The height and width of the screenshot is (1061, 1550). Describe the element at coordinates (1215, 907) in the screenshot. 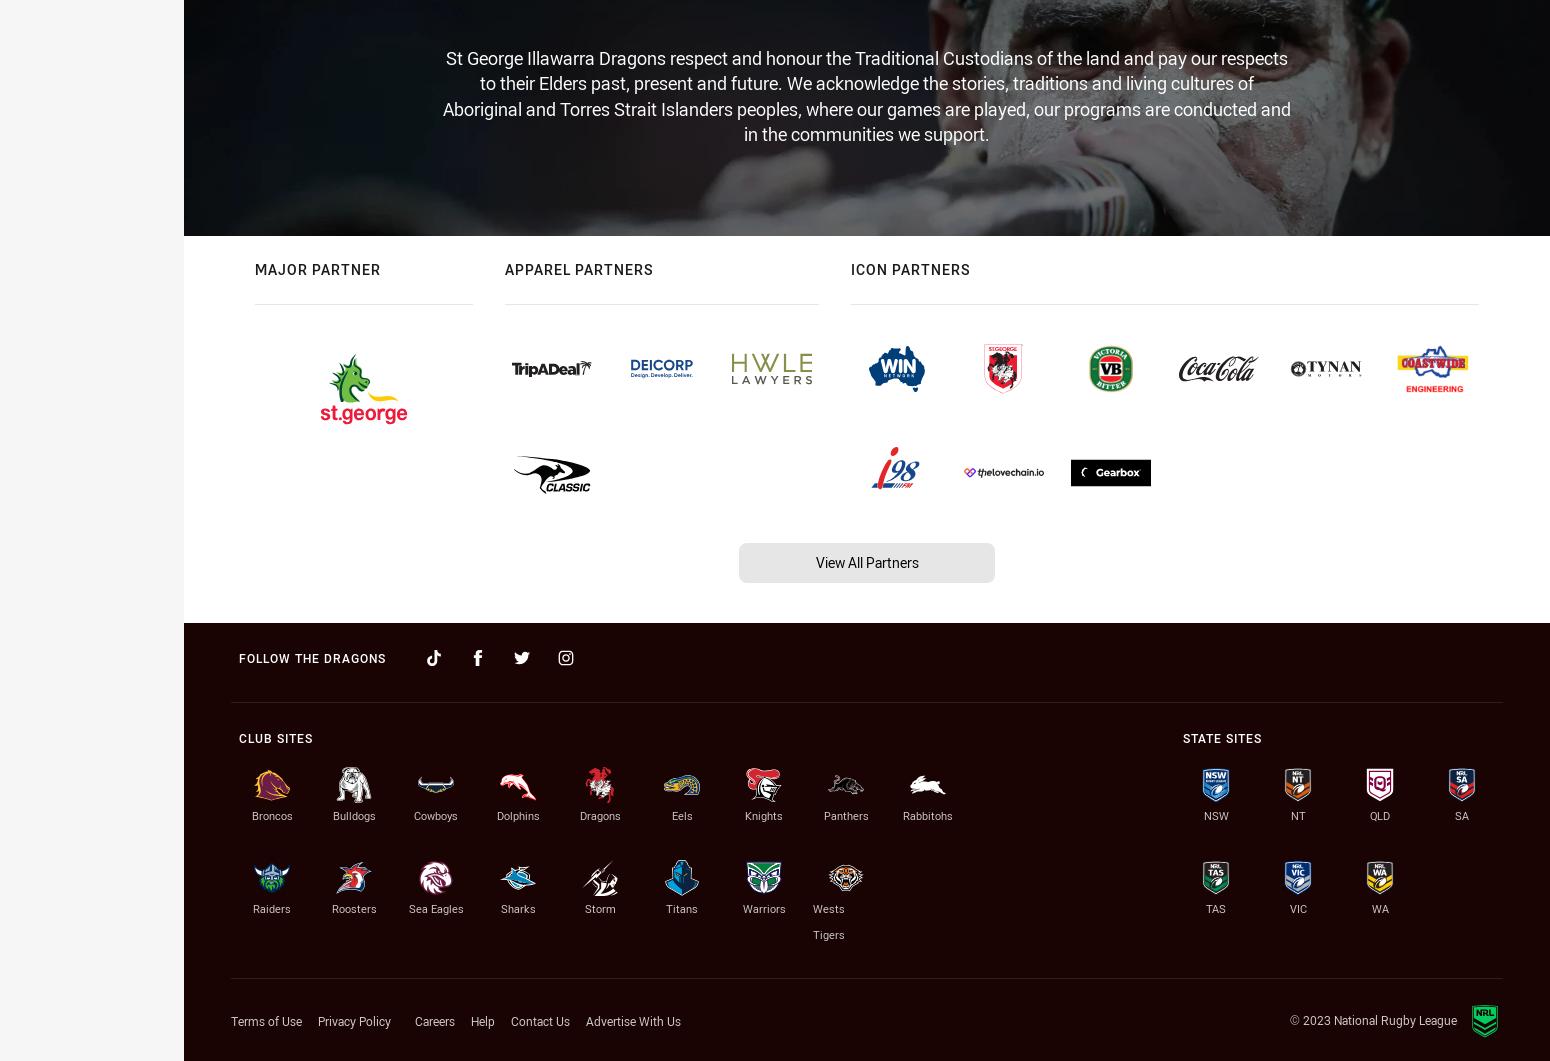

I see `'TAS'` at that location.